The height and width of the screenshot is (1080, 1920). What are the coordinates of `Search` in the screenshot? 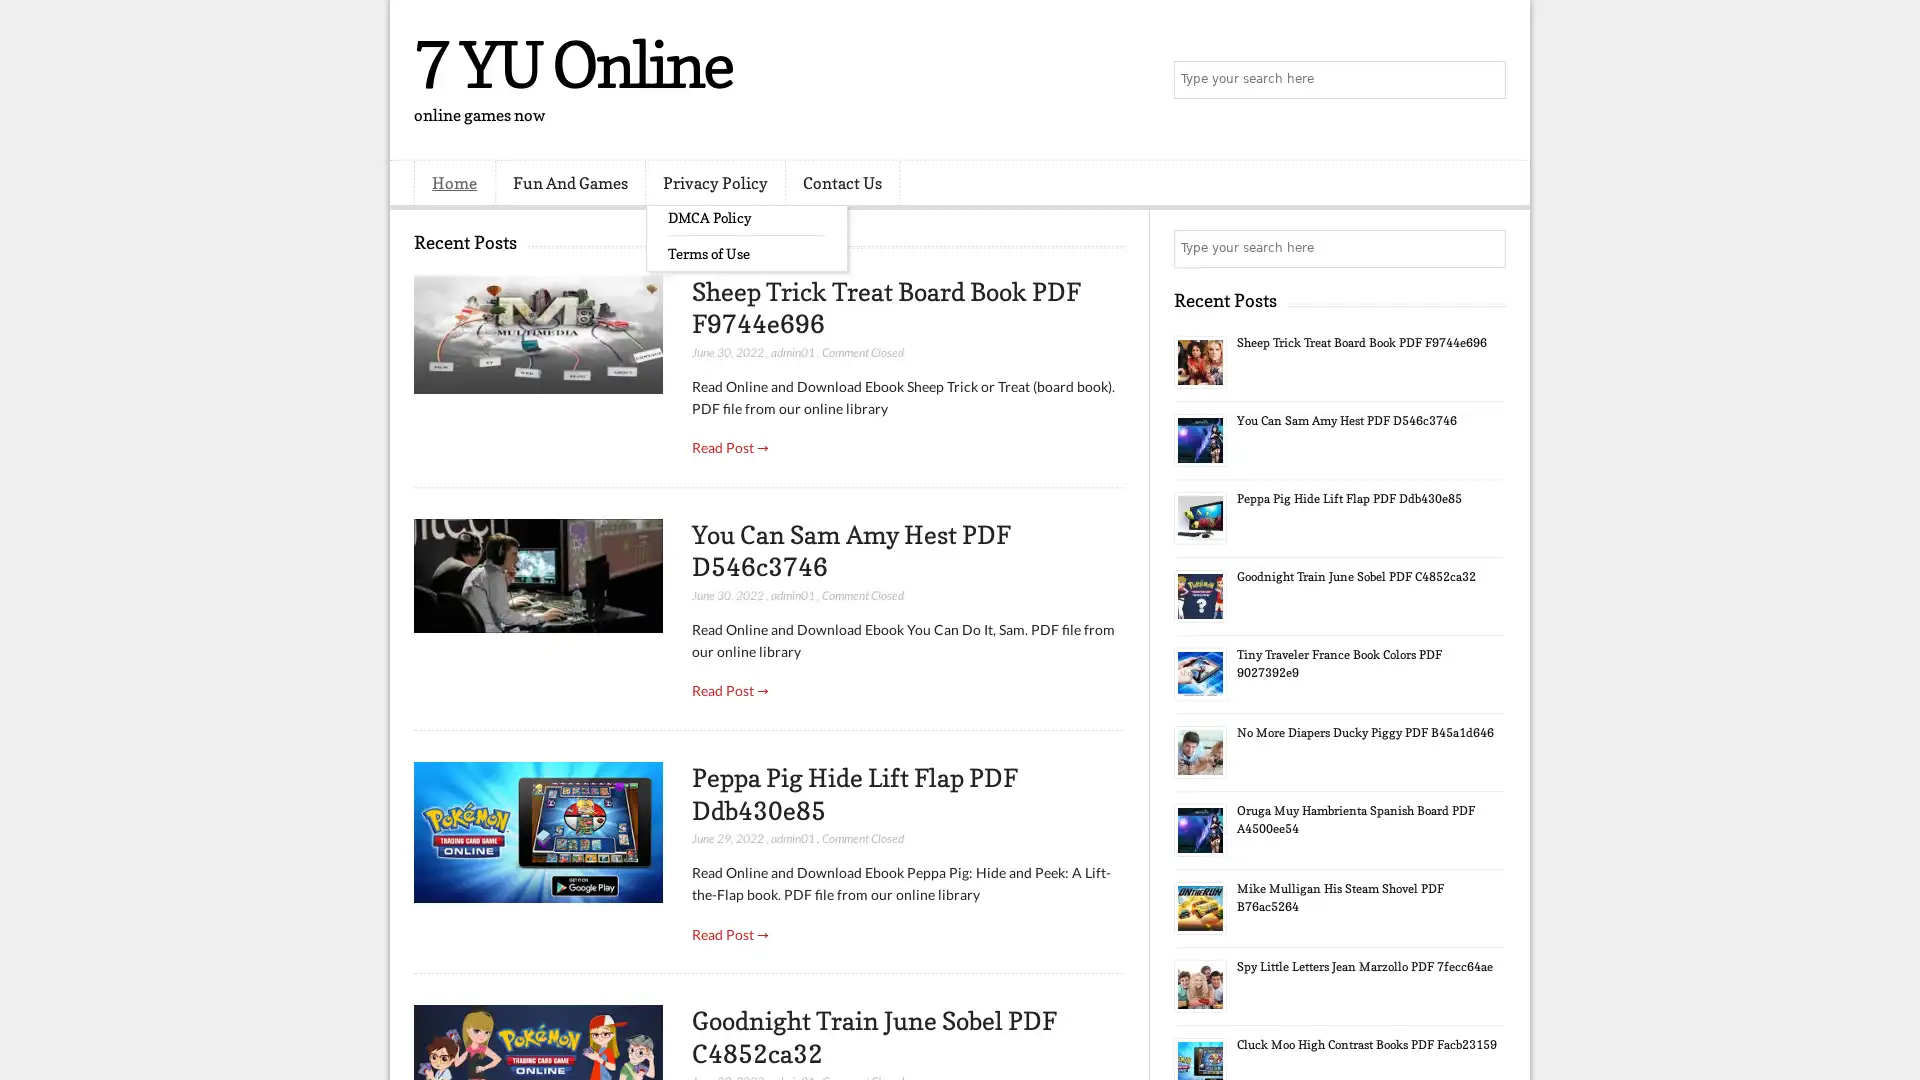 It's located at (1485, 248).